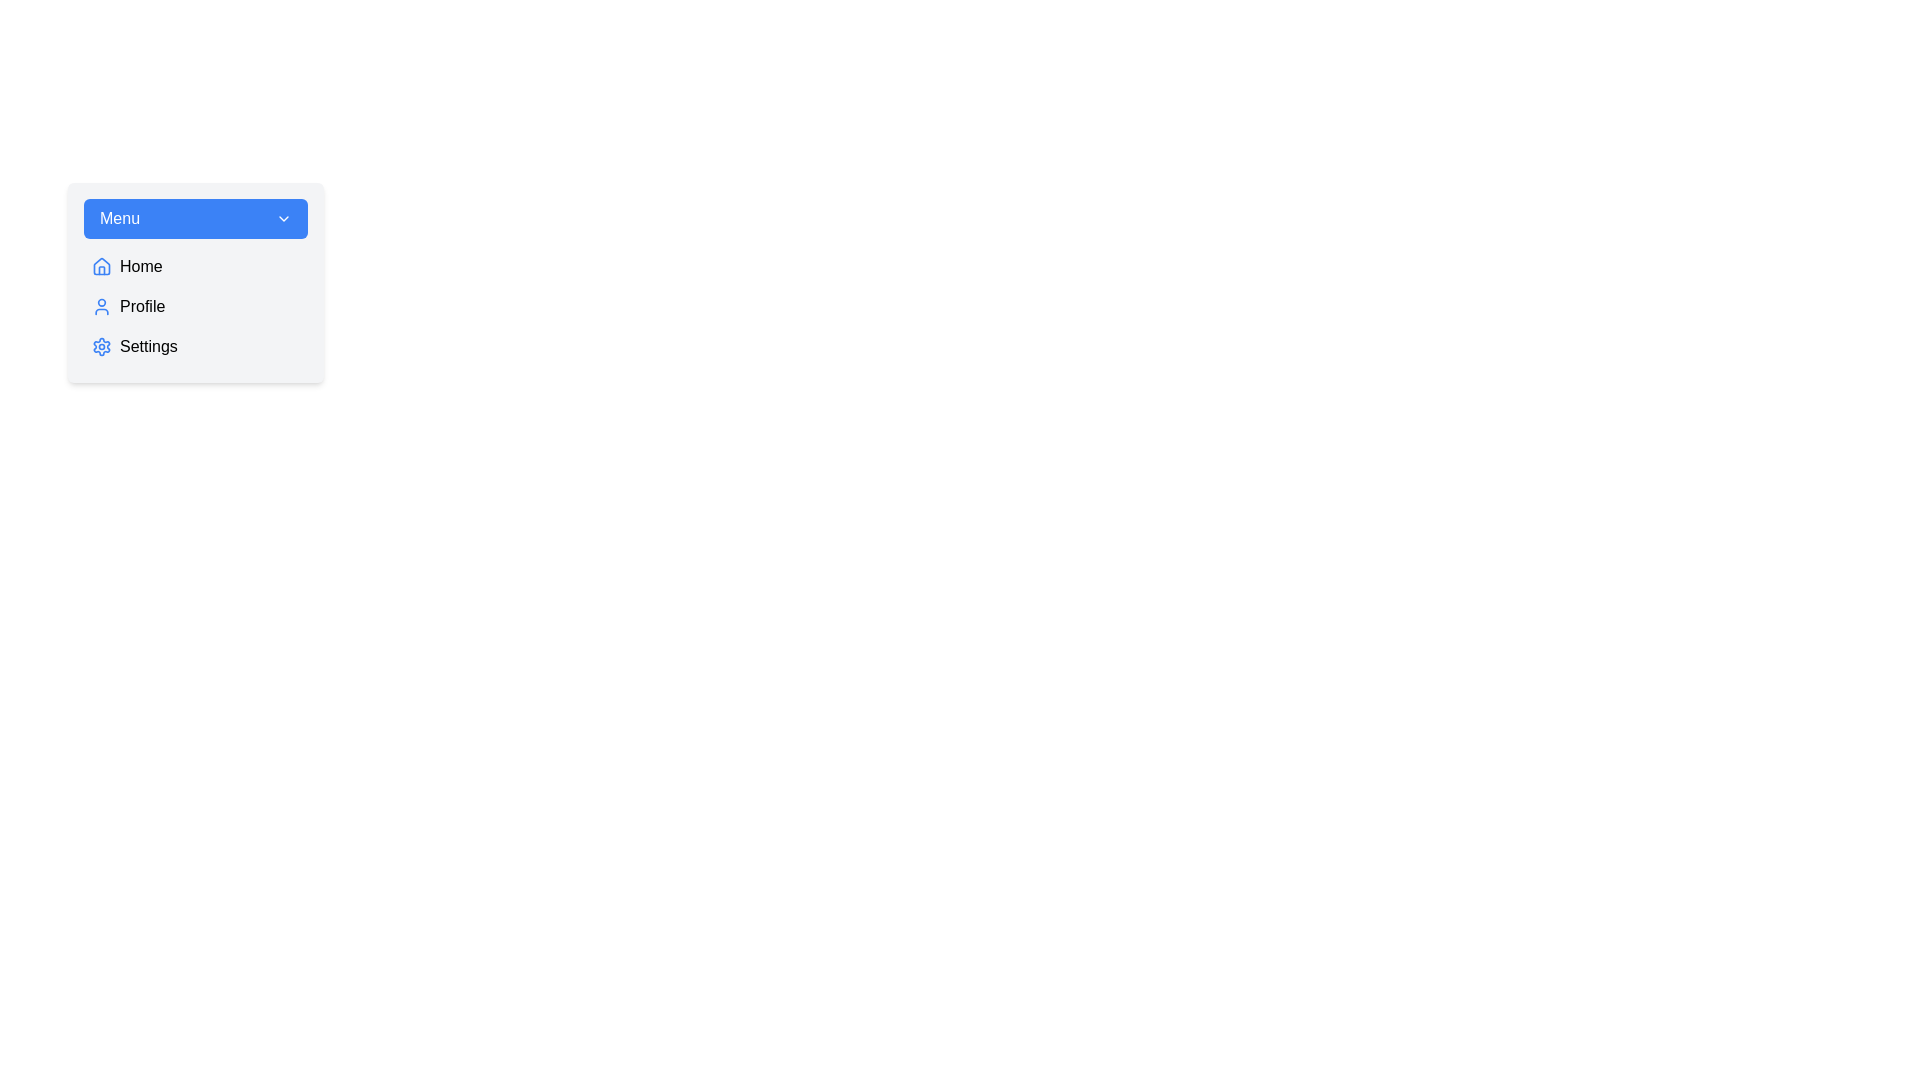  What do you see at coordinates (196, 307) in the screenshot?
I see `the 'Profile' option in the menu` at bounding box center [196, 307].